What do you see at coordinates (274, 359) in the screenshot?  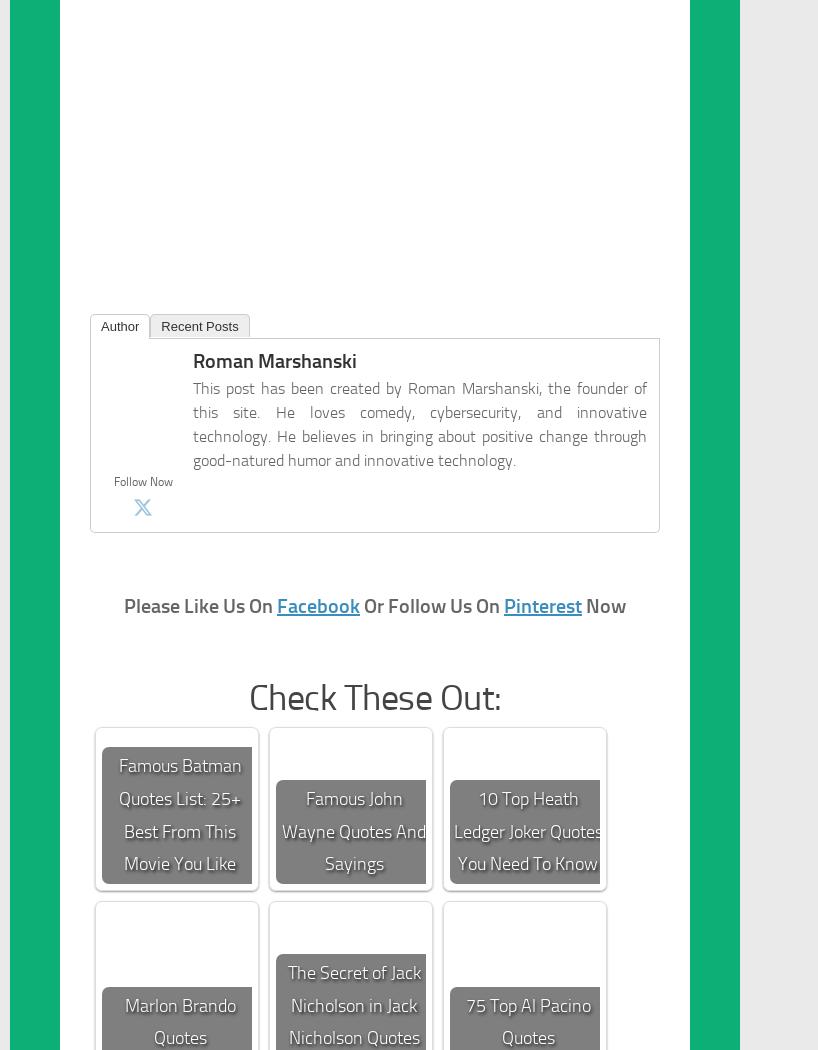 I see `'Roman Marshanski'` at bounding box center [274, 359].